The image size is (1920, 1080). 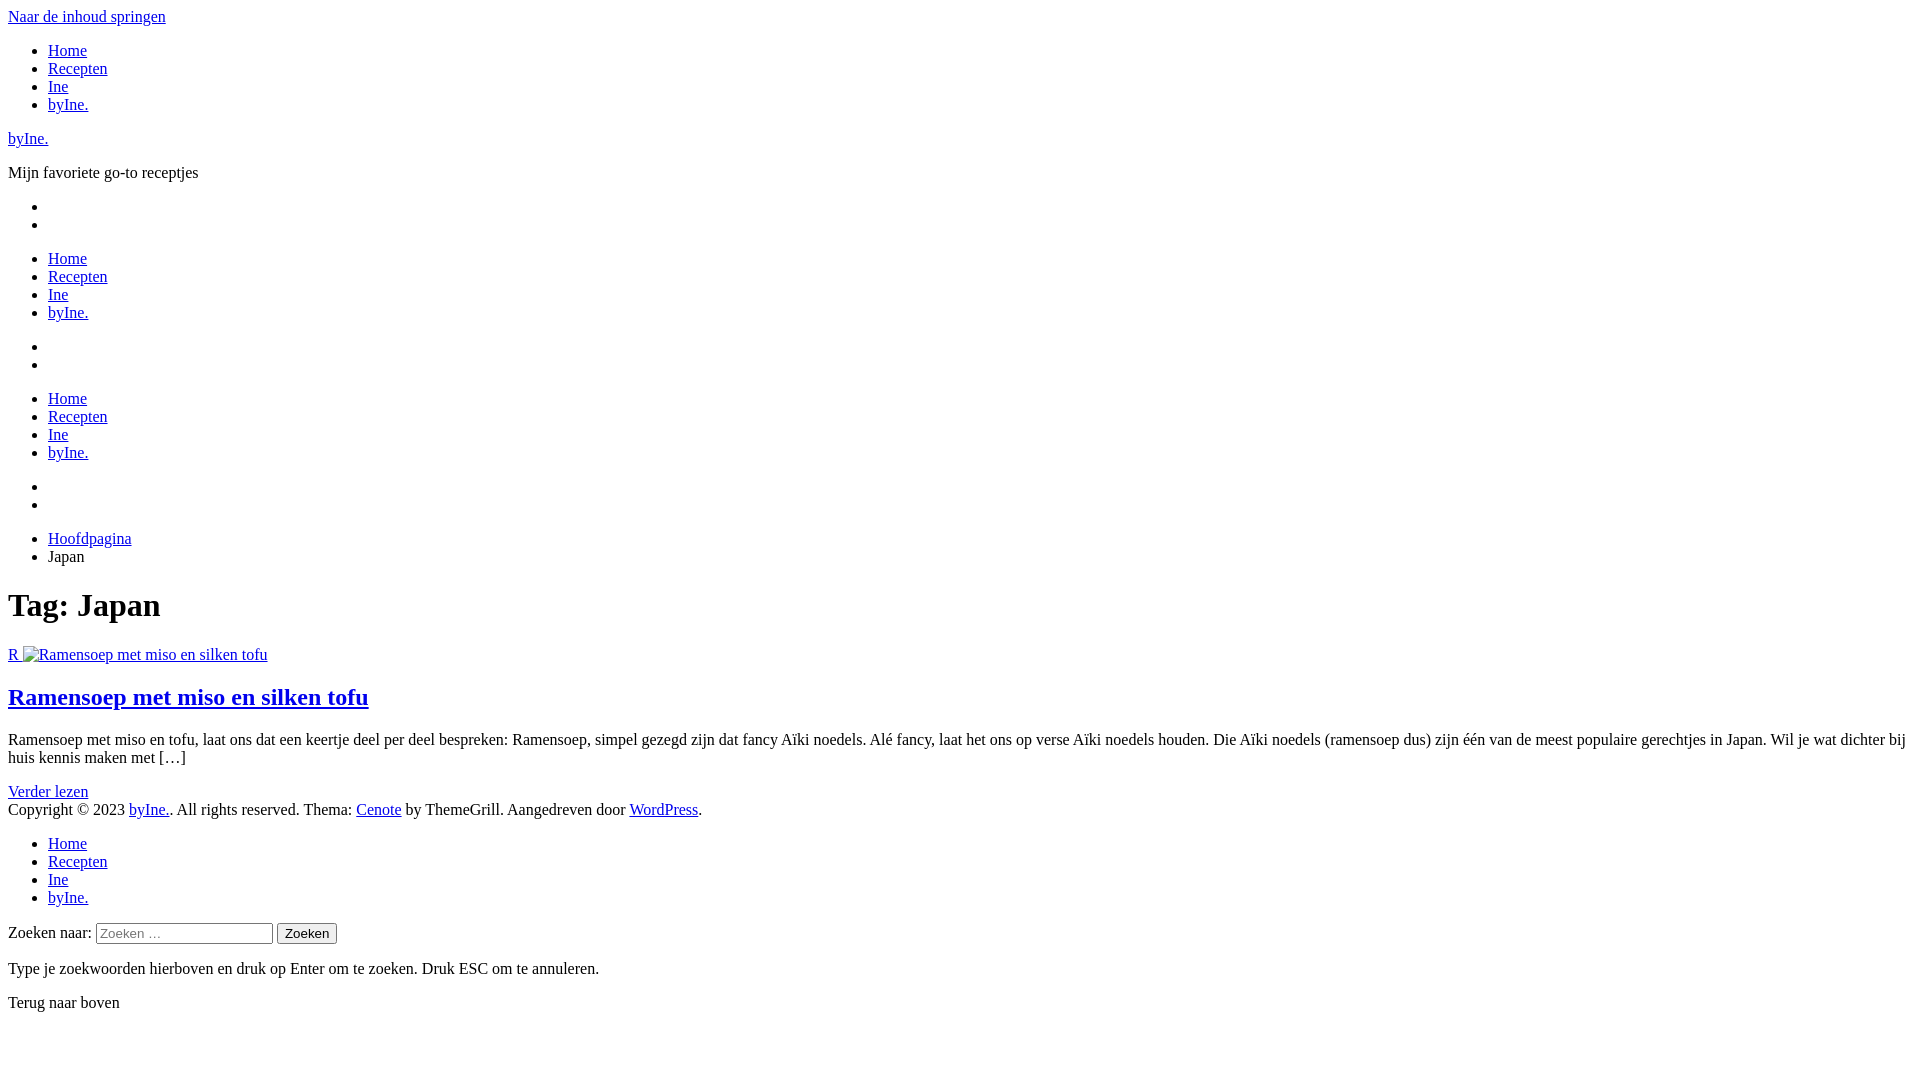 I want to click on 'Naar de inhoud springen', so click(x=85, y=16).